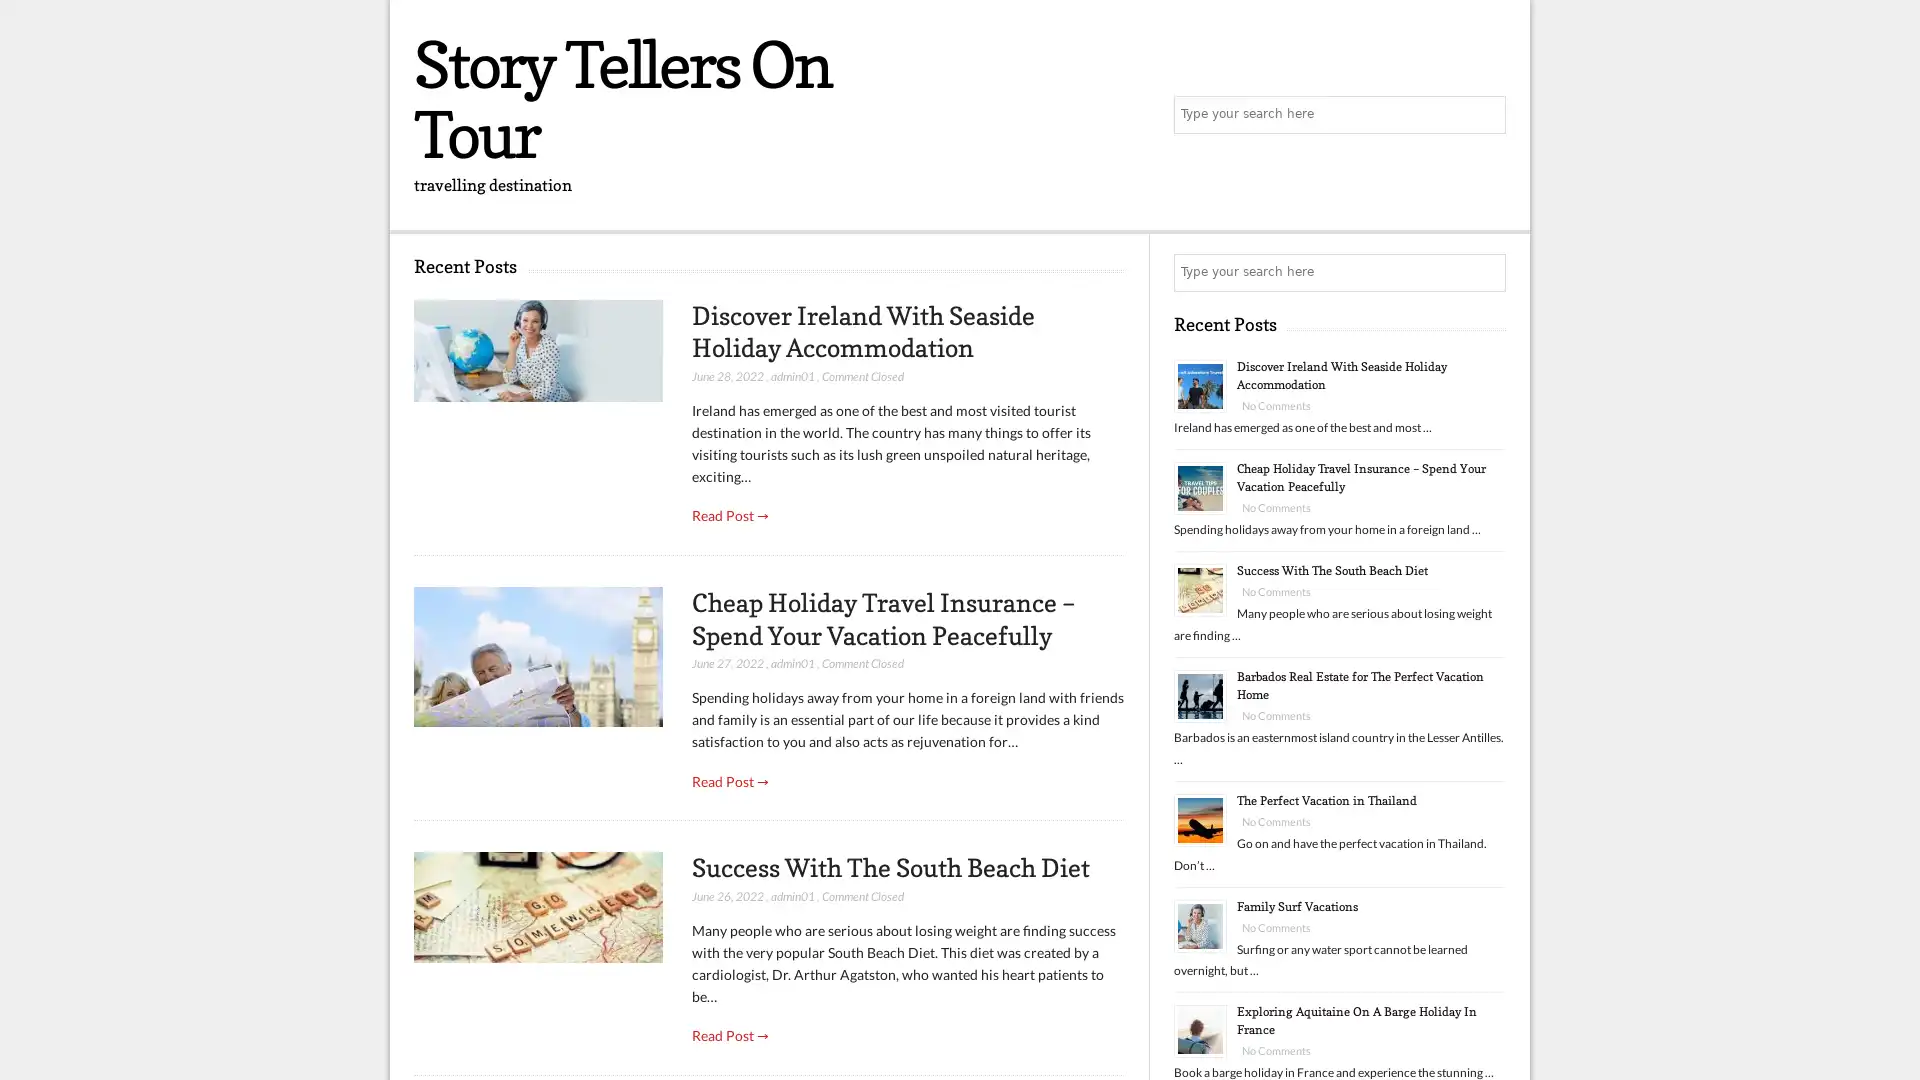 This screenshot has height=1080, width=1920. Describe the element at coordinates (1485, 273) in the screenshot. I see `Search` at that location.